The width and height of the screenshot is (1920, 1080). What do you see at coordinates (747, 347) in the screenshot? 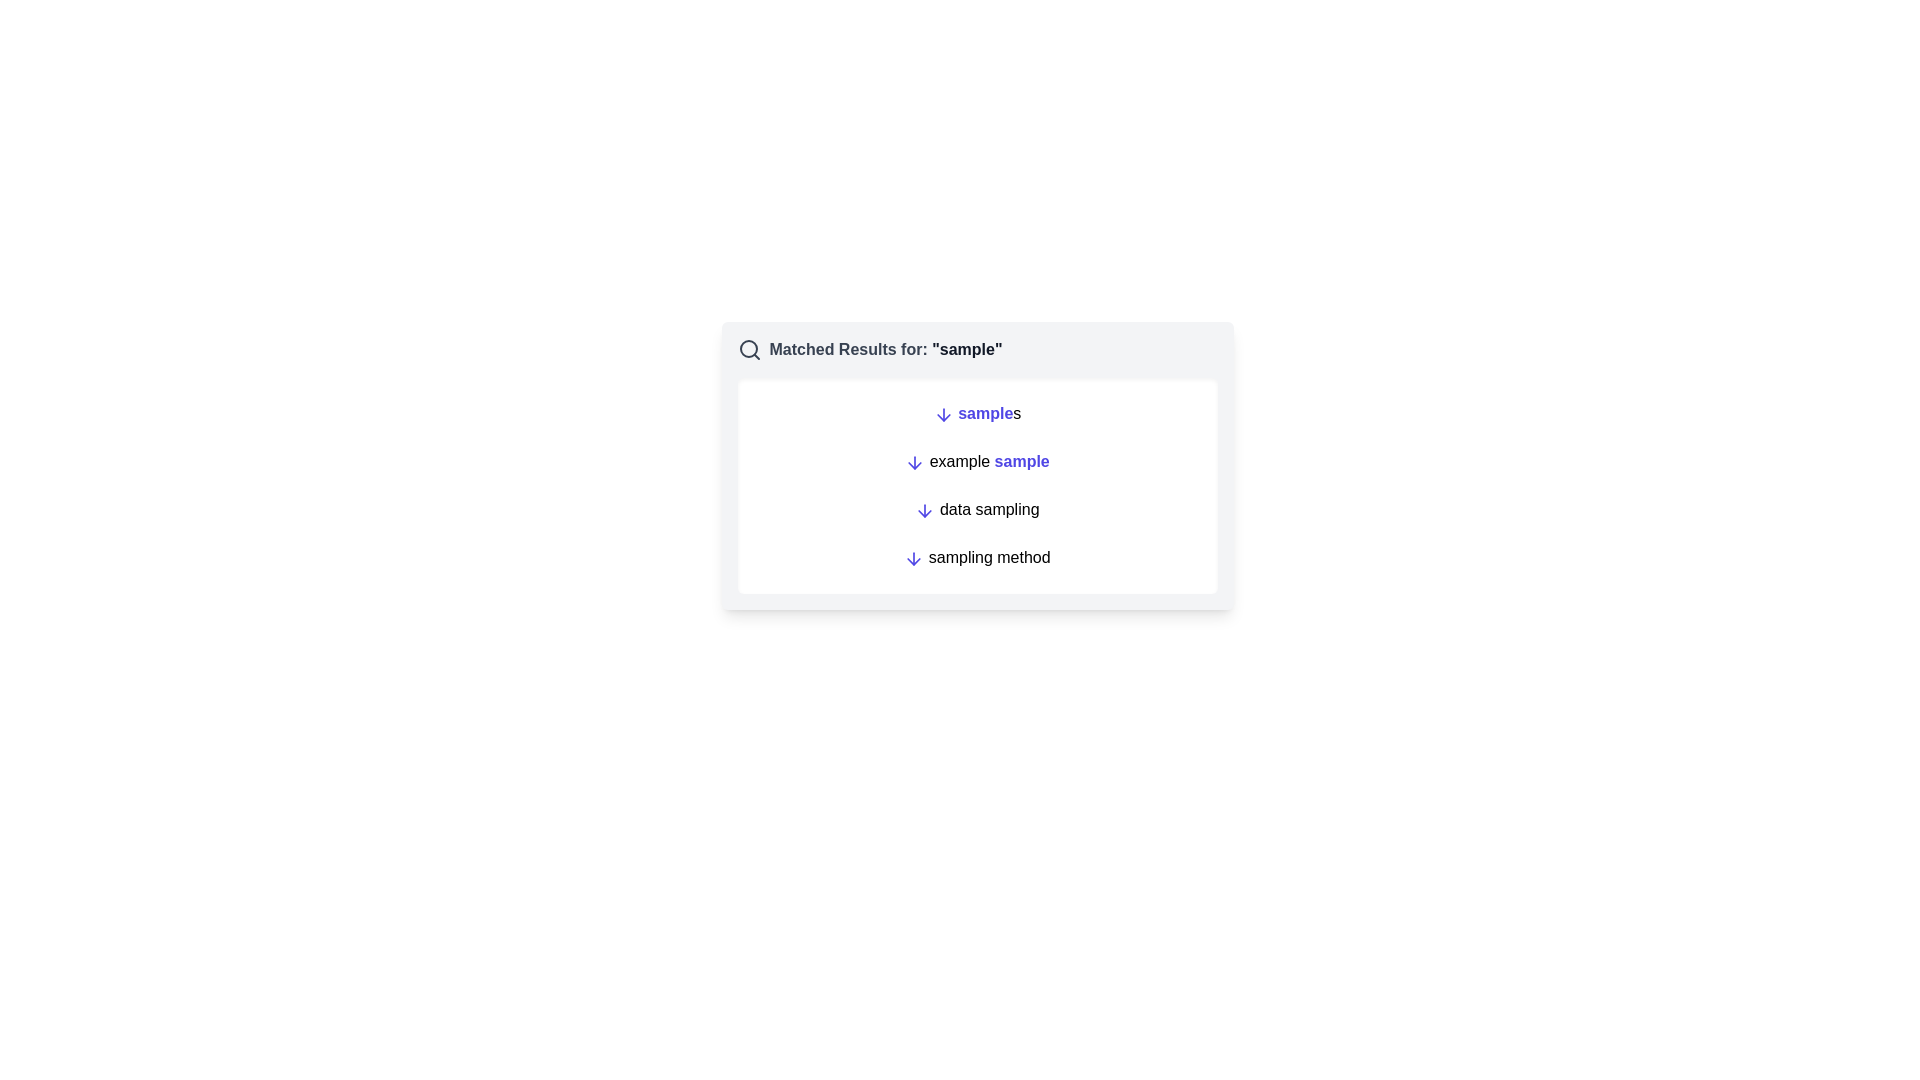
I see `the central circular part of the magnifying glass icon, which has an 8-unit radius and is located near the top-right section of the interface` at bounding box center [747, 347].